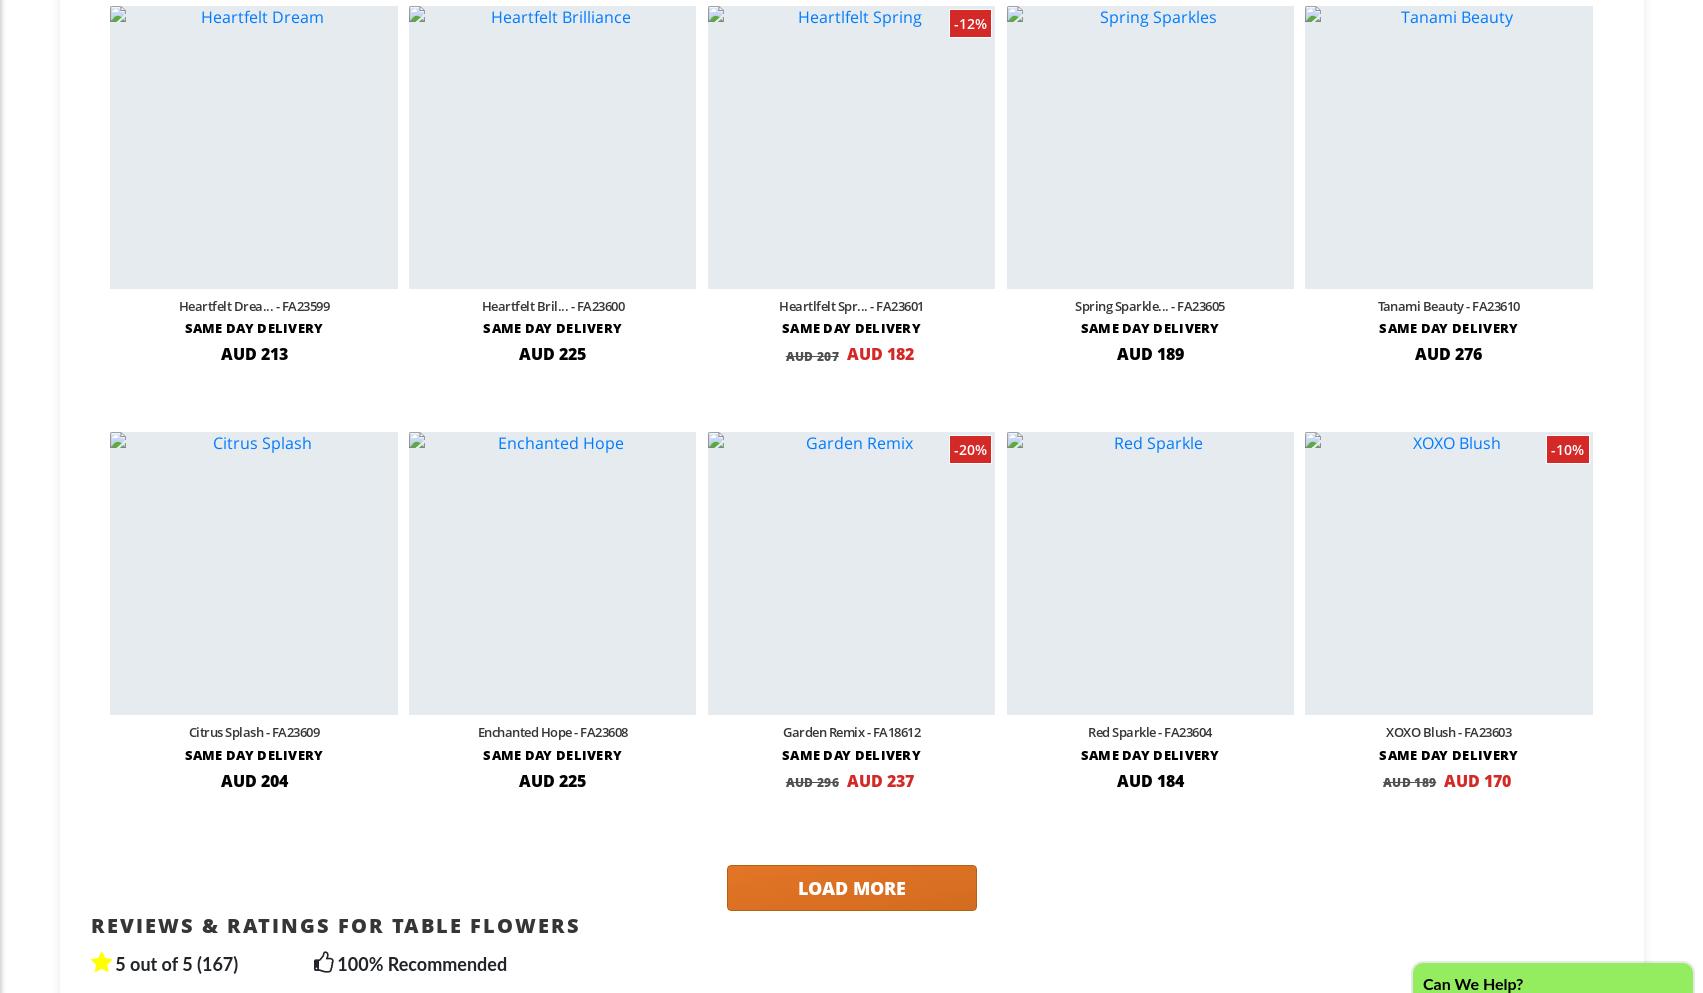  I want to click on 'Heartlfelt Spr... - FA23601', so click(778, 305).